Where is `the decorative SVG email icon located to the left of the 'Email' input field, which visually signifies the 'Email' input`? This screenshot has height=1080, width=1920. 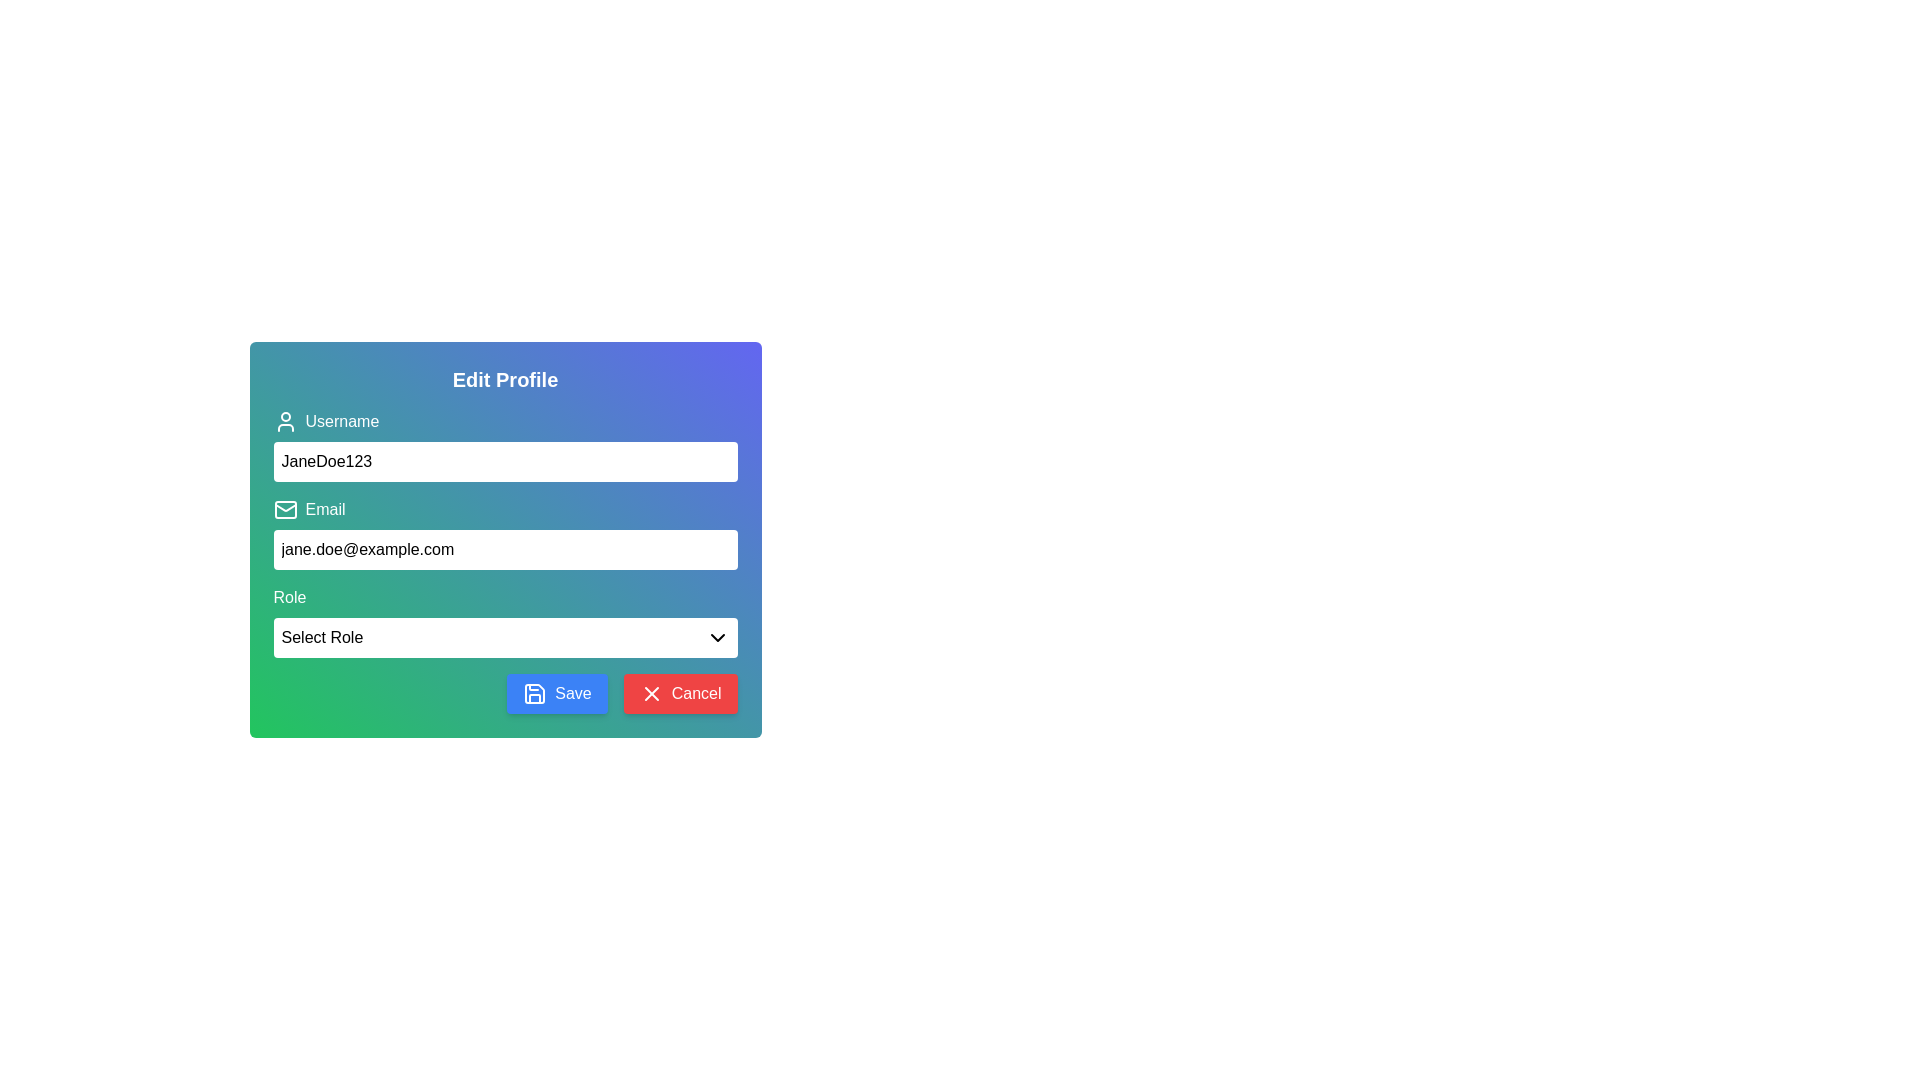
the decorative SVG email icon located to the left of the 'Email' input field, which visually signifies the 'Email' input is located at coordinates (284, 508).